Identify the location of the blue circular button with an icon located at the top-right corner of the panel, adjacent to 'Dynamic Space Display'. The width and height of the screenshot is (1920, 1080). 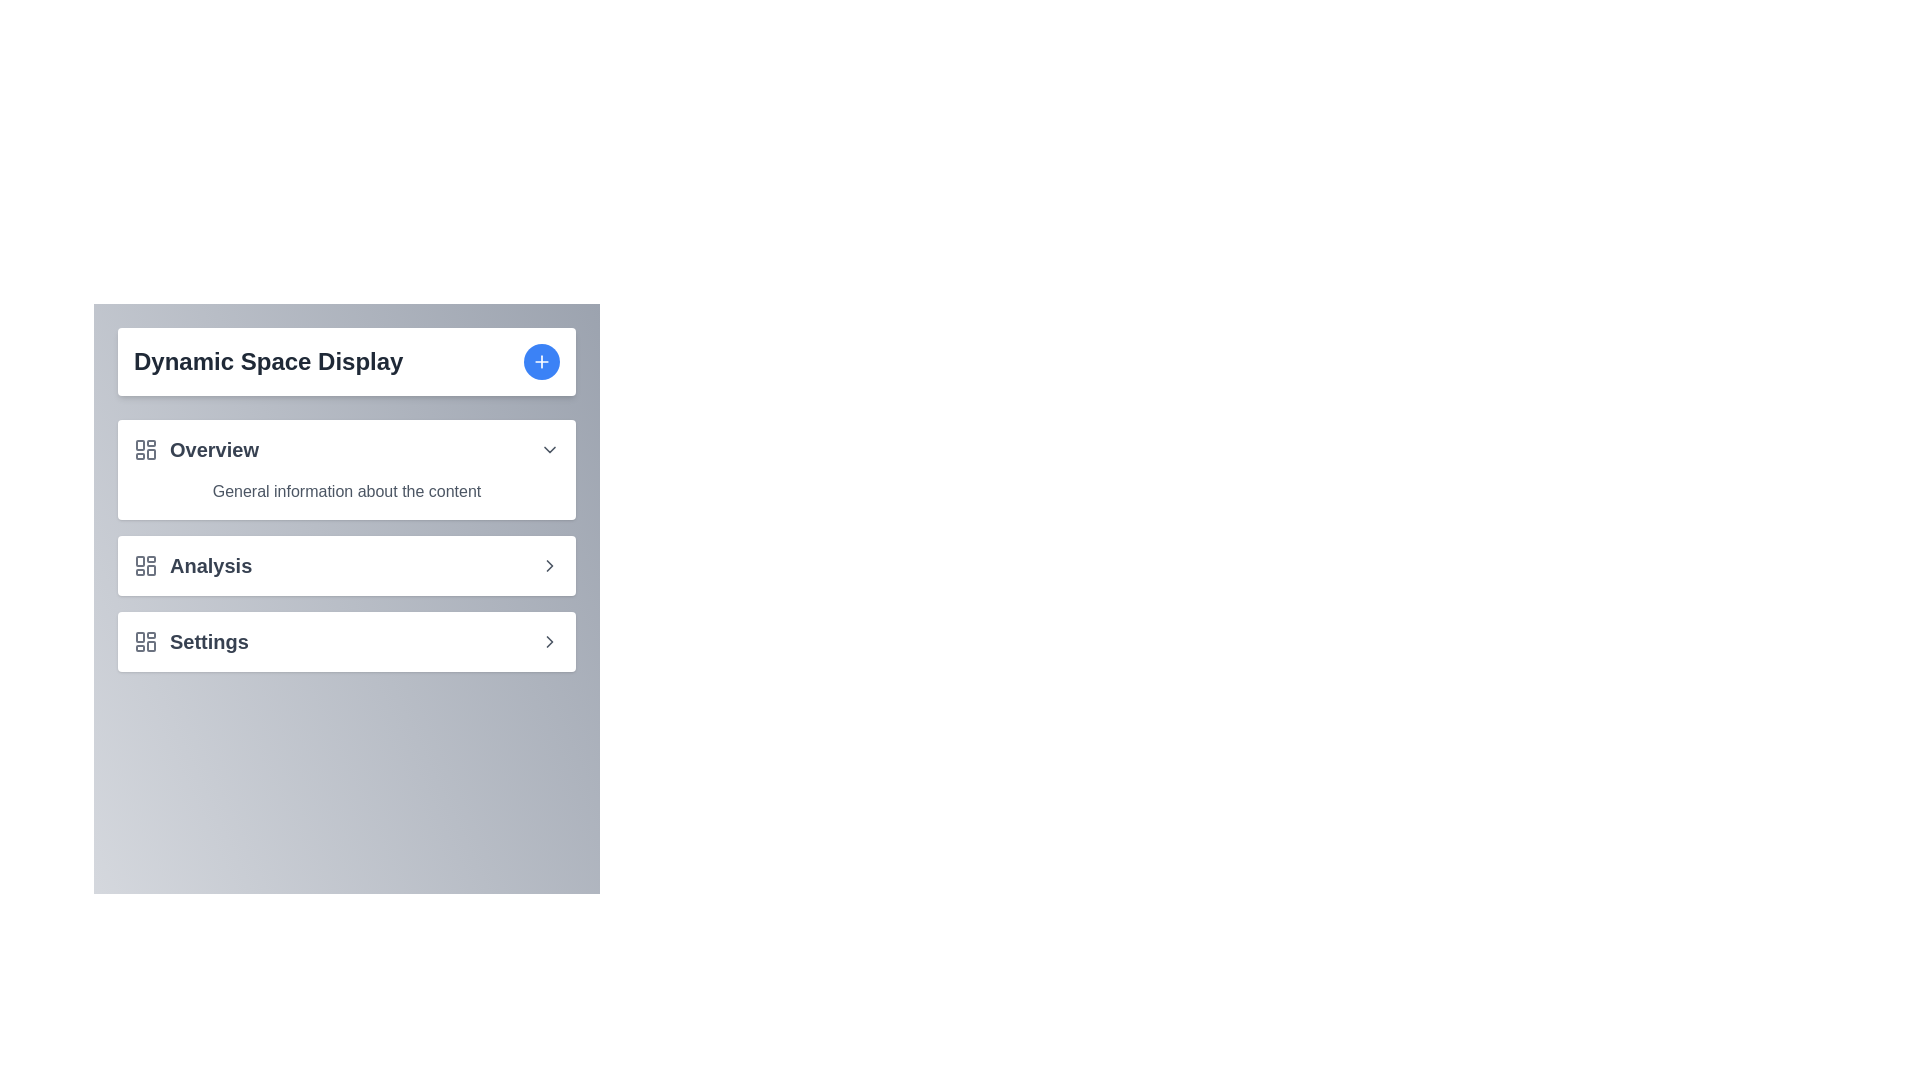
(542, 362).